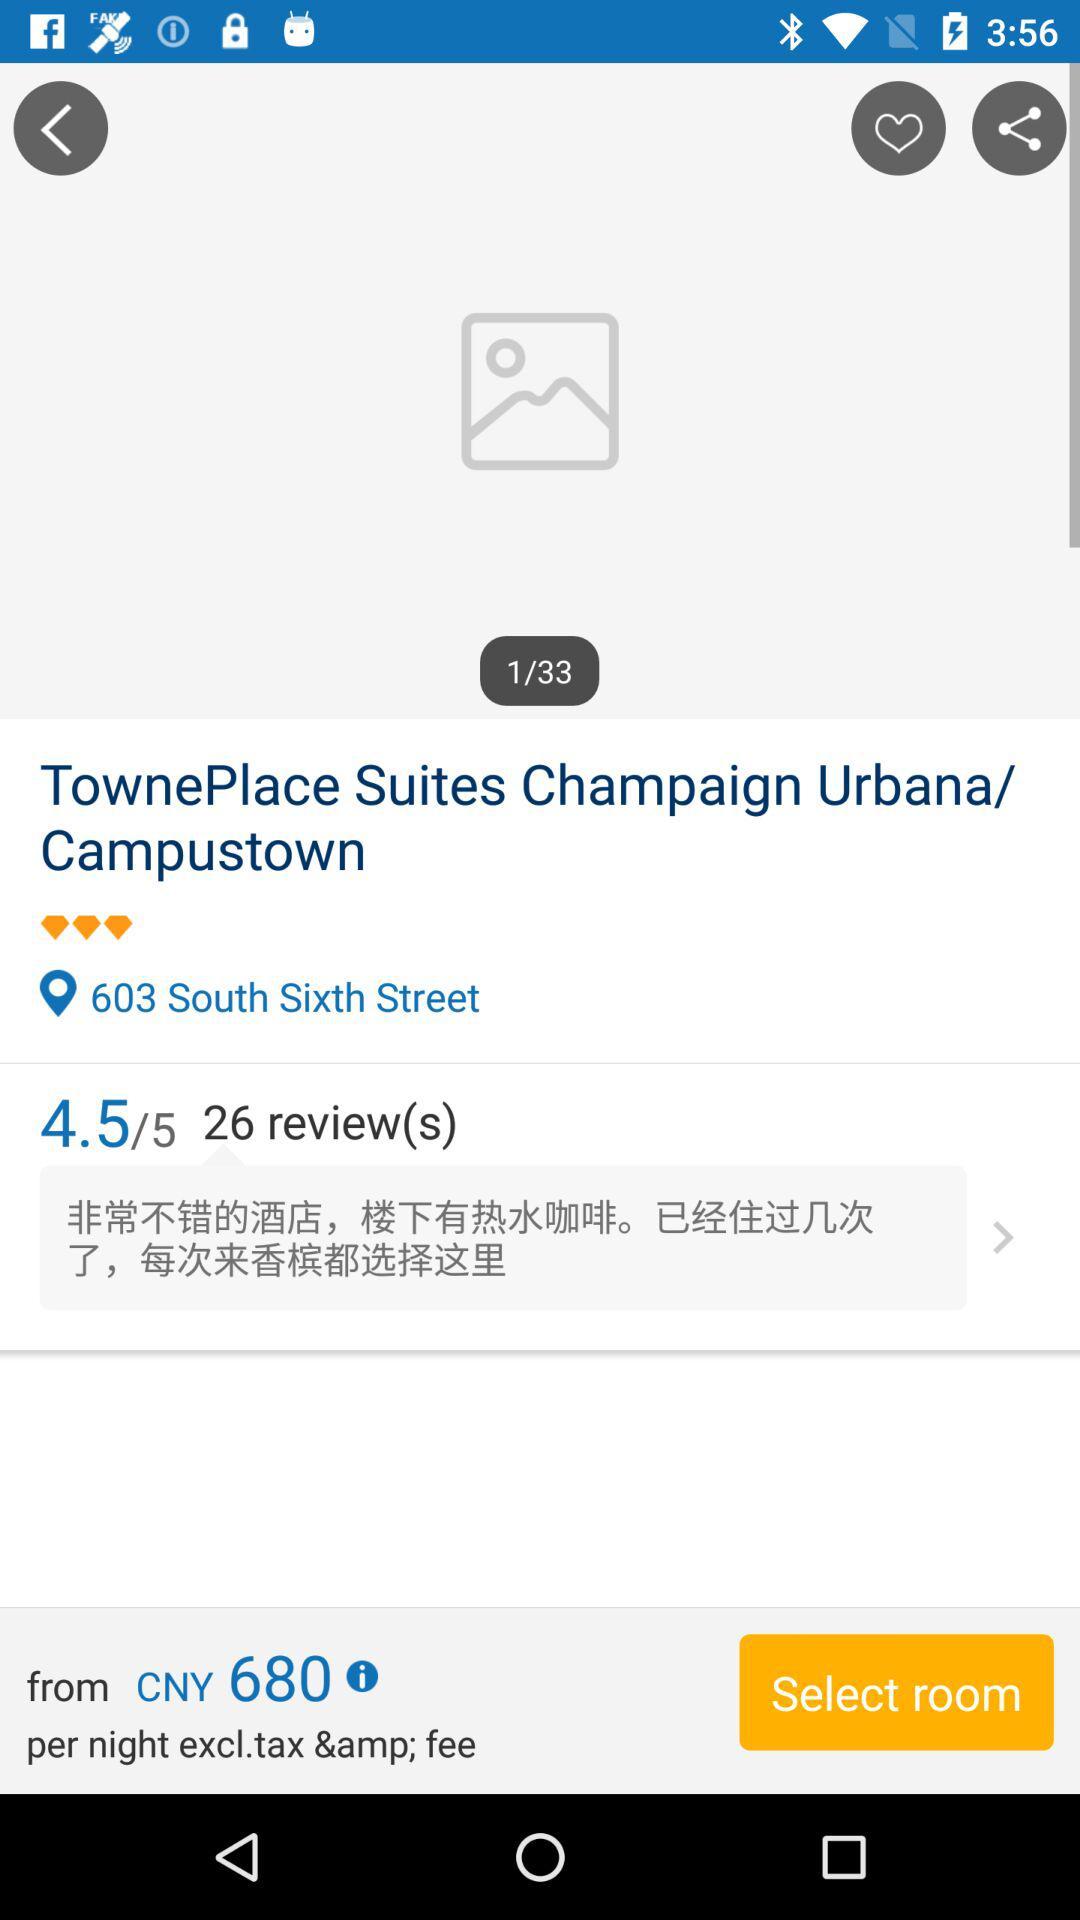 The width and height of the screenshot is (1080, 1920). I want to click on the item at the top left corner, so click(59, 127).